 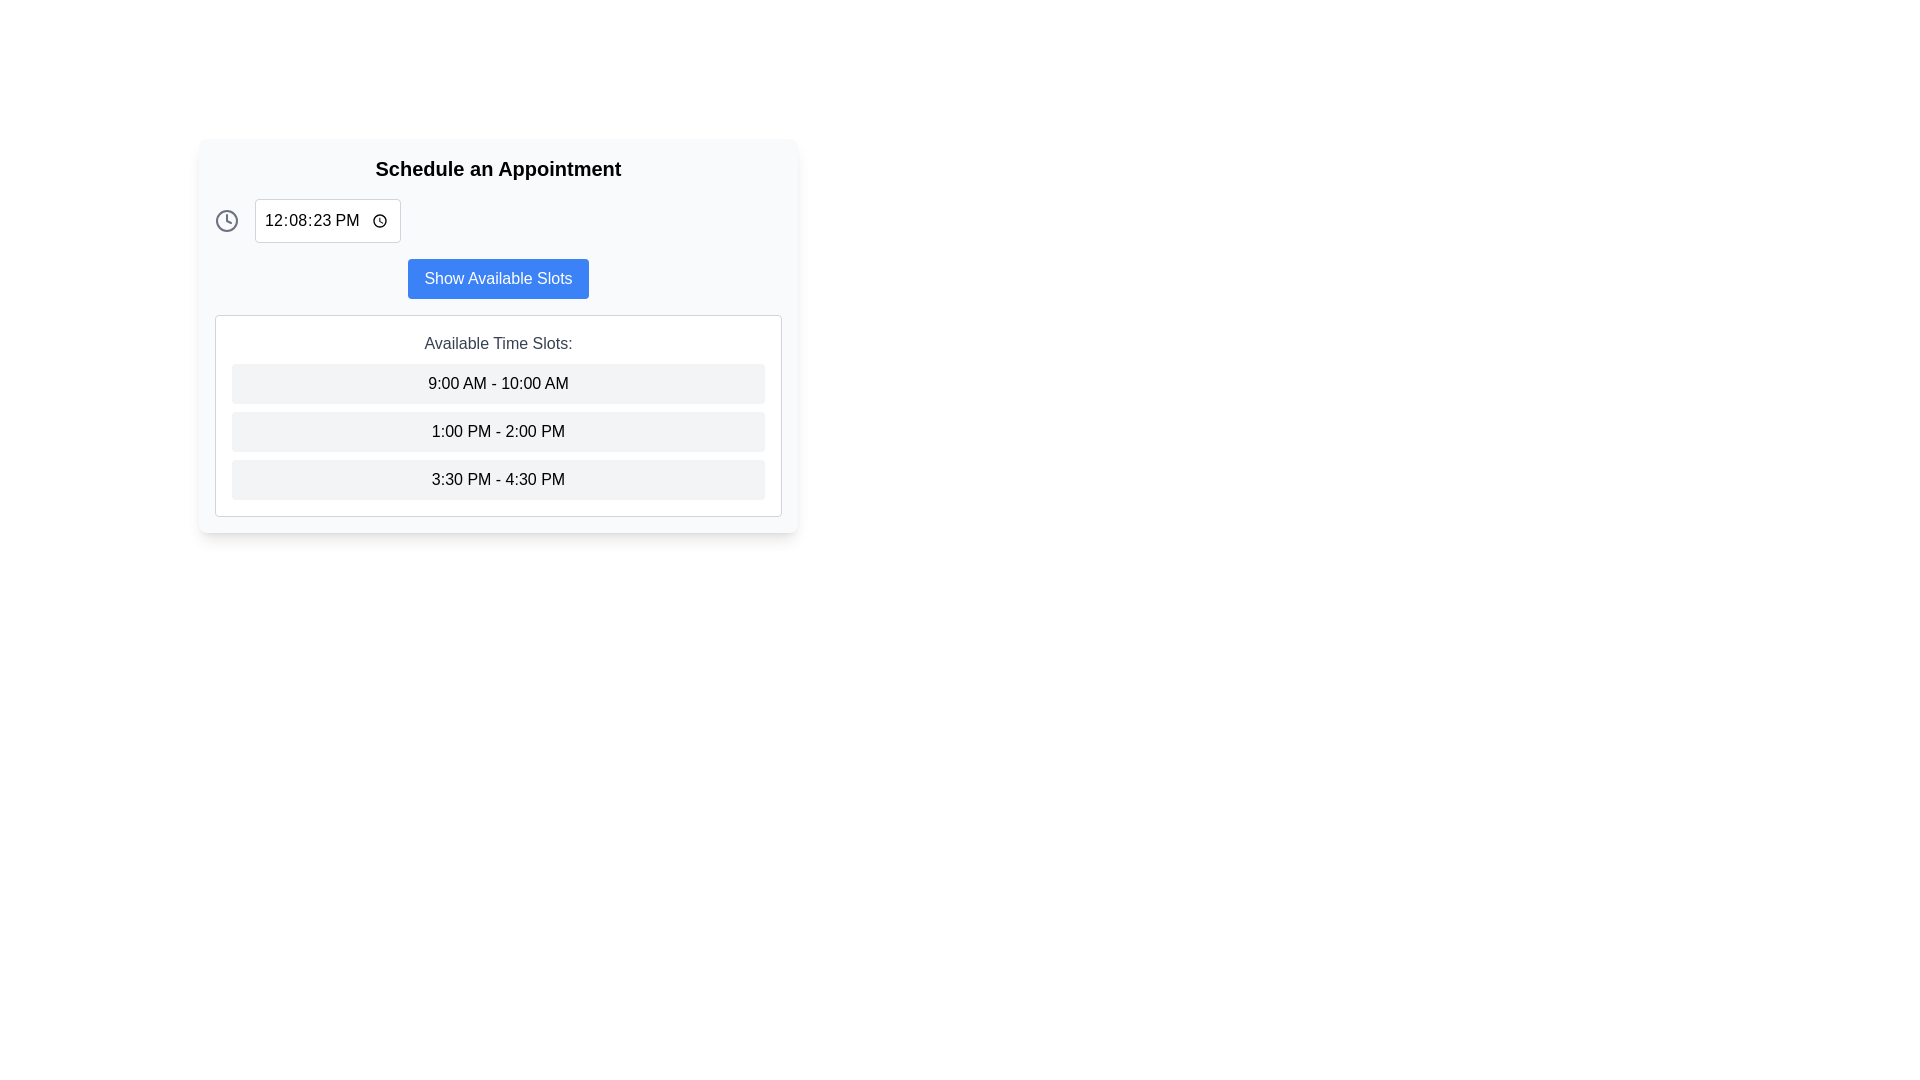 What do you see at coordinates (498, 479) in the screenshot?
I see `the time slot text label displaying '3:30 PM - 4:30 PM'` at bounding box center [498, 479].